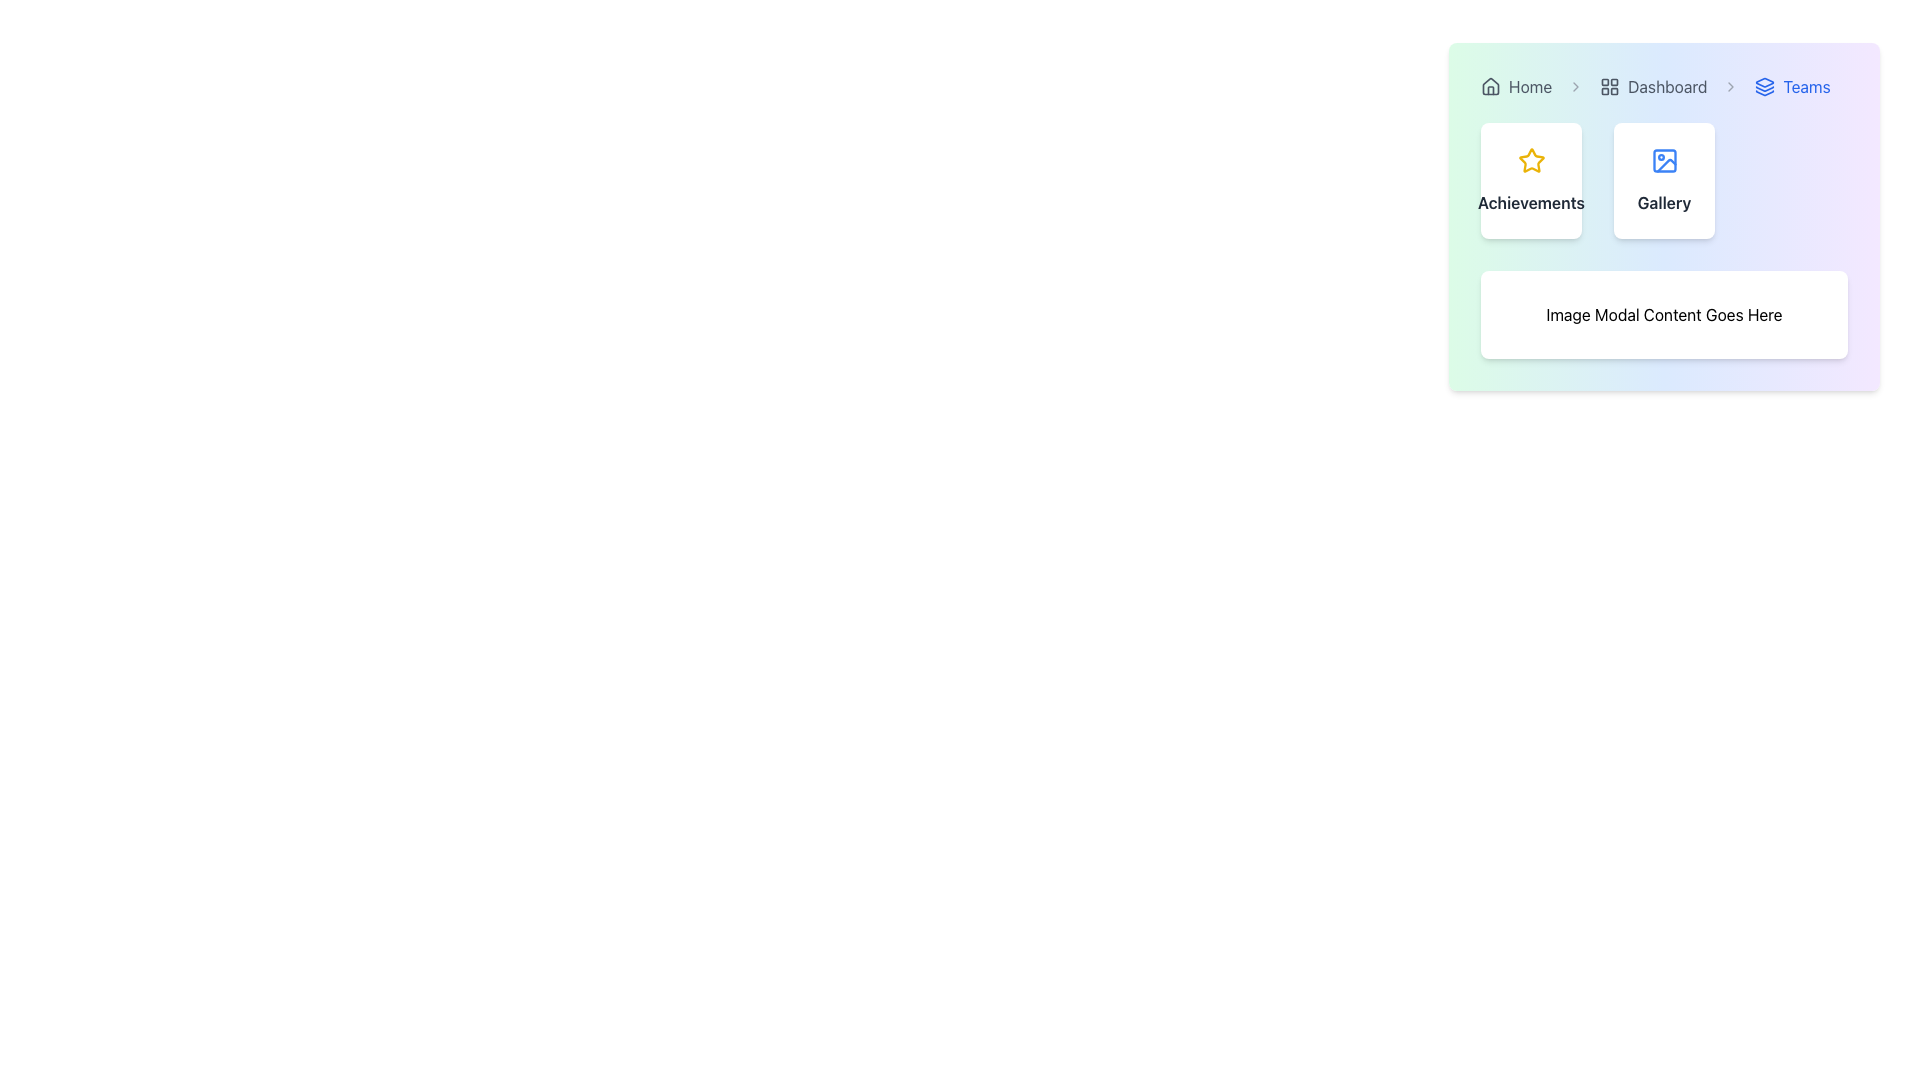 Image resolution: width=1920 pixels, height=1080 pixels. Describe the element at coordinates (1793, 86) in the screenshot. I see `the breadcrumb link for the 'Teams' section` at that location.